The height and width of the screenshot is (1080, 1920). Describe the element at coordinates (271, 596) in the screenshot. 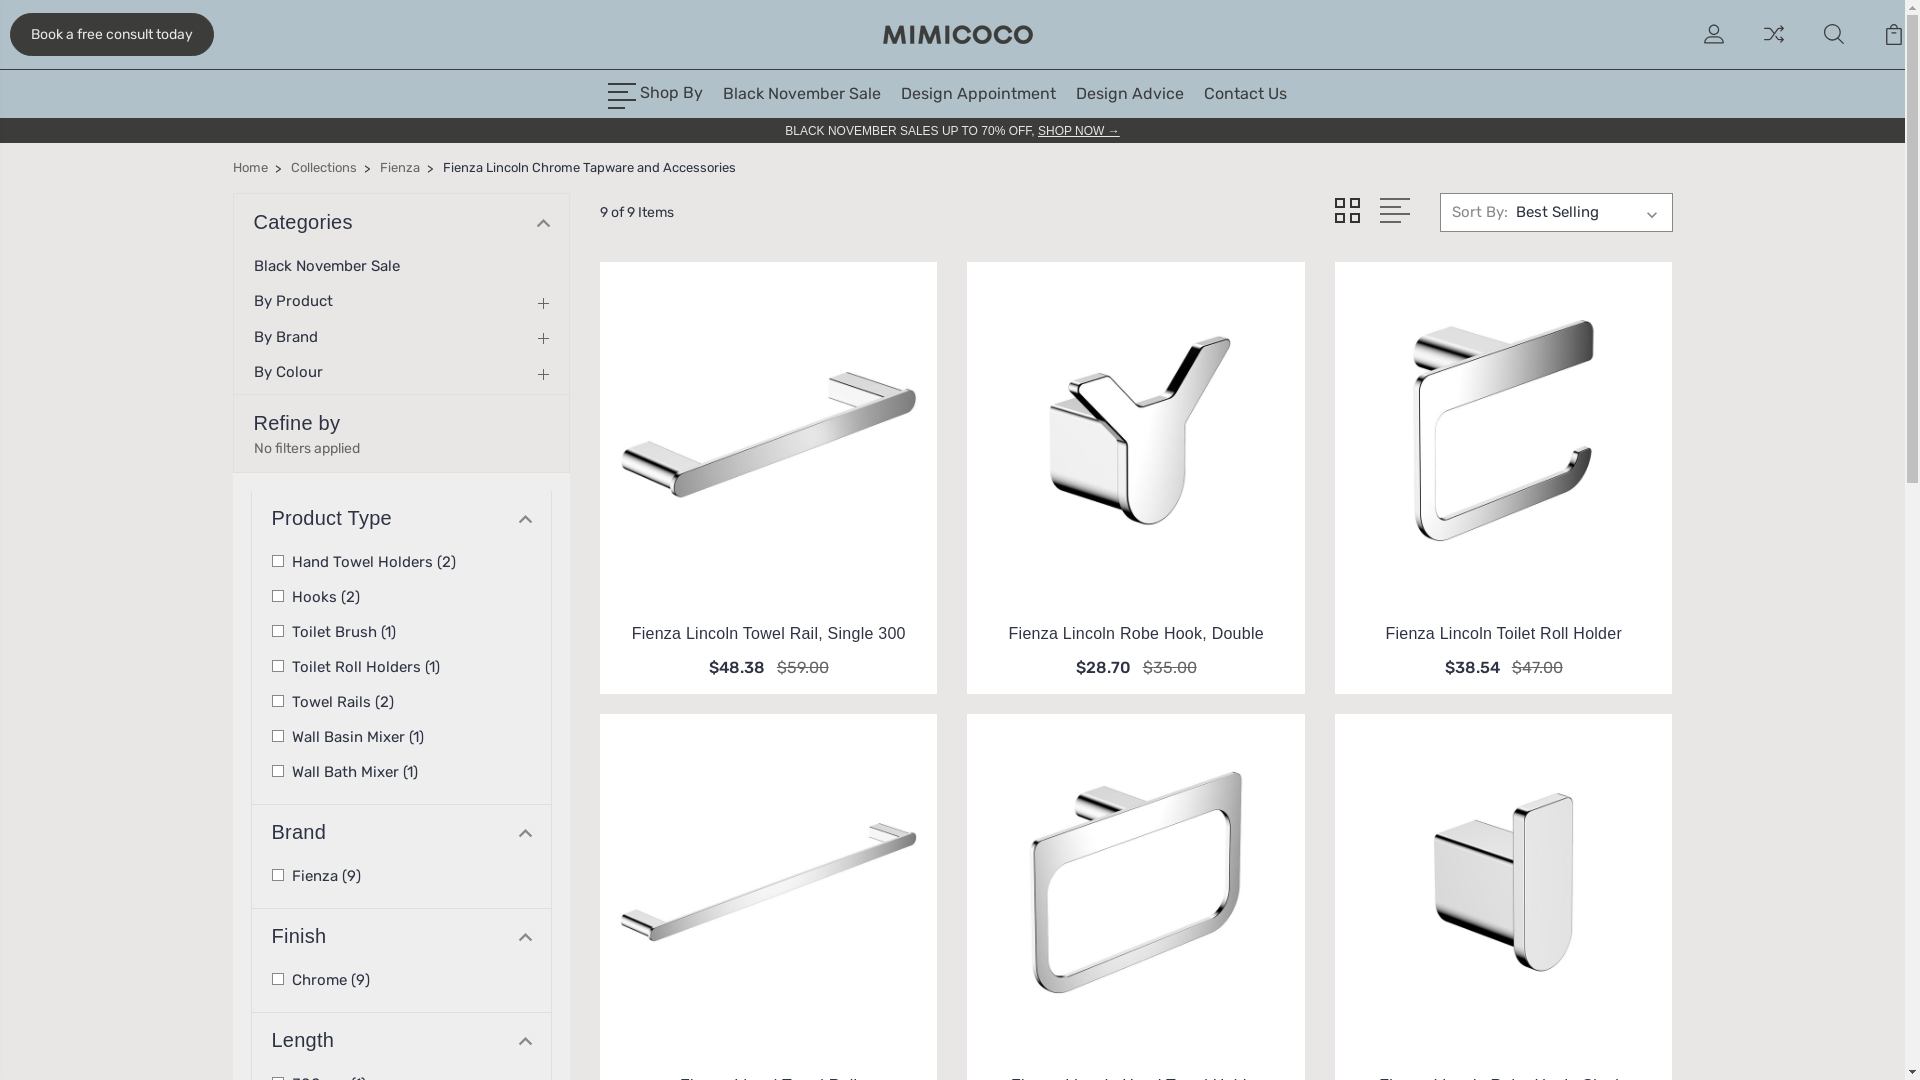

I see `'Hooks (2)'` at that location.